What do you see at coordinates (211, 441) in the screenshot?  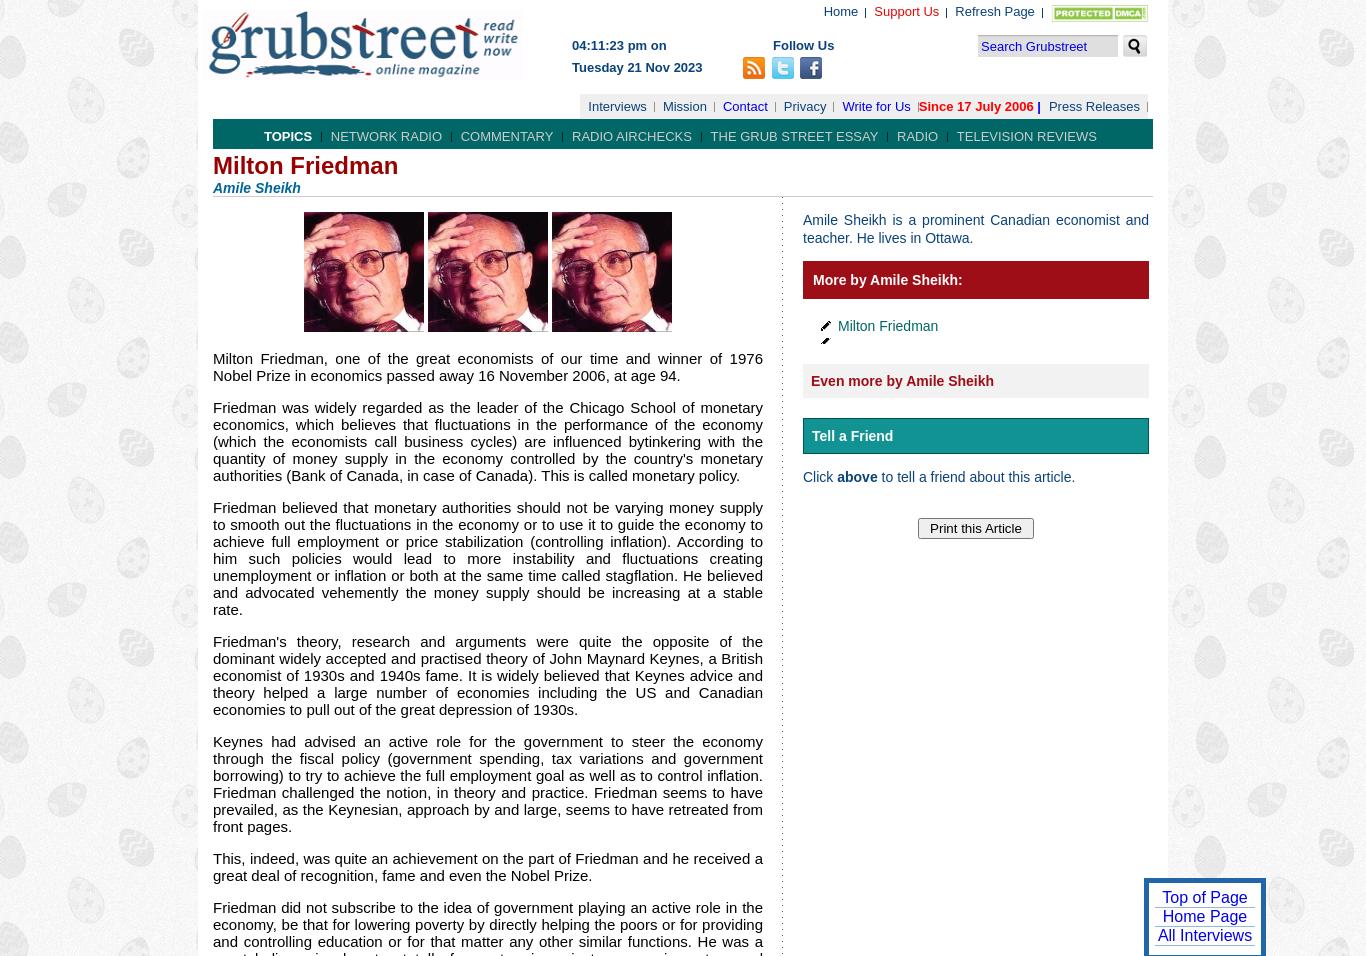 I see `'Friedman was widely regarded as the leader of the  Chicago School of monetary economics, which  believes that fluctuations in the performance of  the economy (which the economists call business  cycles) are influenced bytinkering with the  quantity of money supply in the economy controlled  by the country's monetary authorities (Bank of  Canada, in case of Canada). This is called monetary  policy.'` at bounding box center [211, 441].